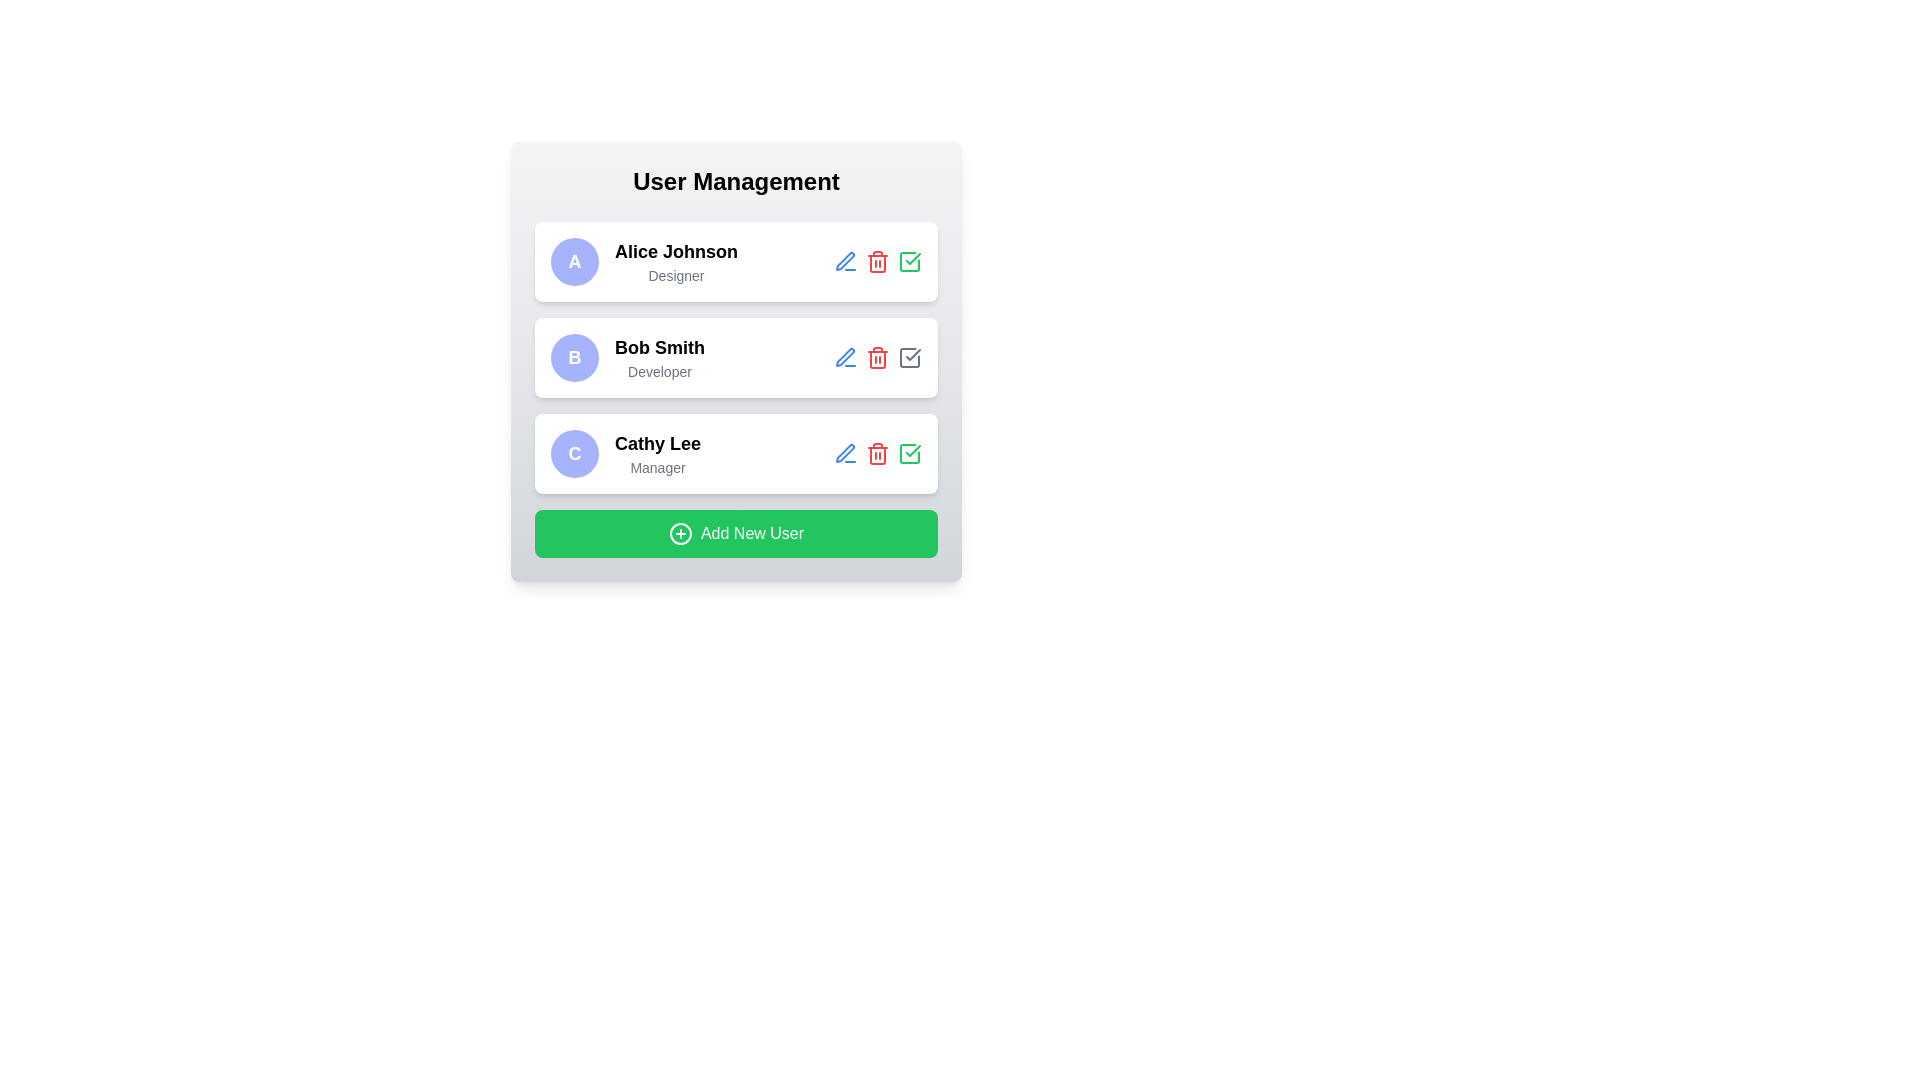  Describe the element at coordinates (909, 357) in the screenshot. I see `the Checkbox-like icon to approve the user entry 'Bob Smith, Developer', which is the fourth icon in the User Management interface` at that location.